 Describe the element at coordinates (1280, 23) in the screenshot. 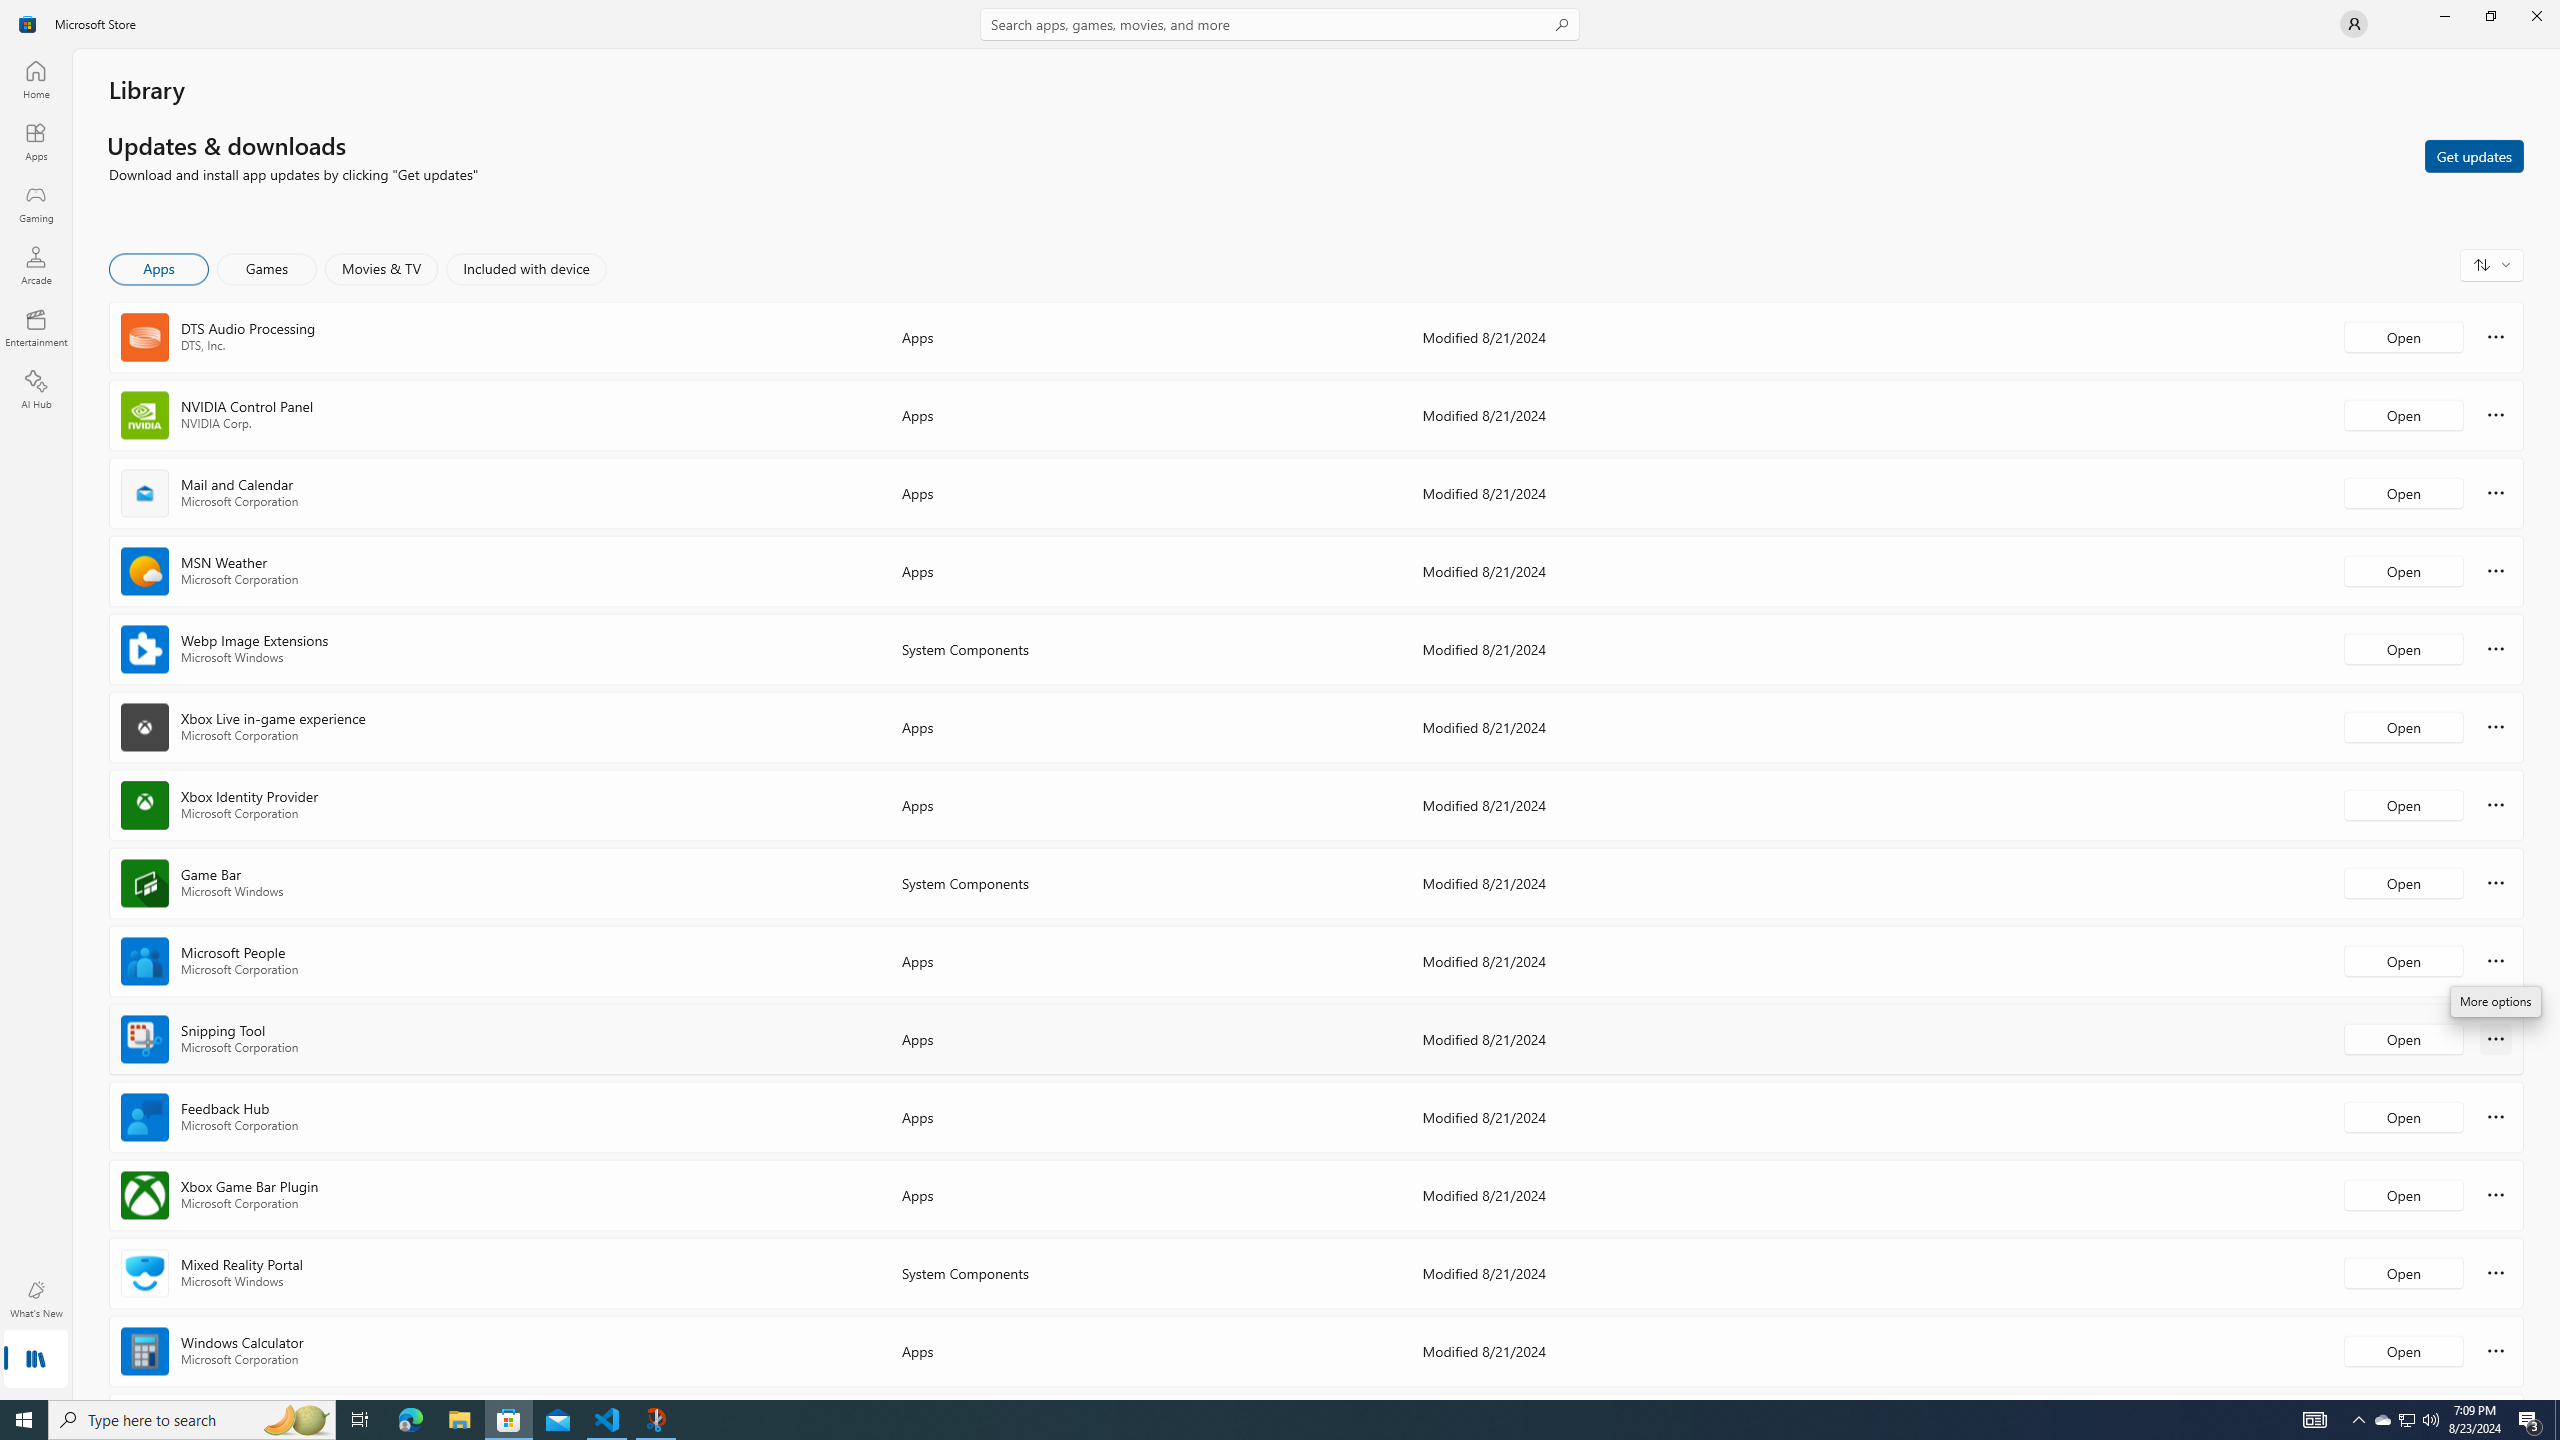

I see `'Search'` at that location.